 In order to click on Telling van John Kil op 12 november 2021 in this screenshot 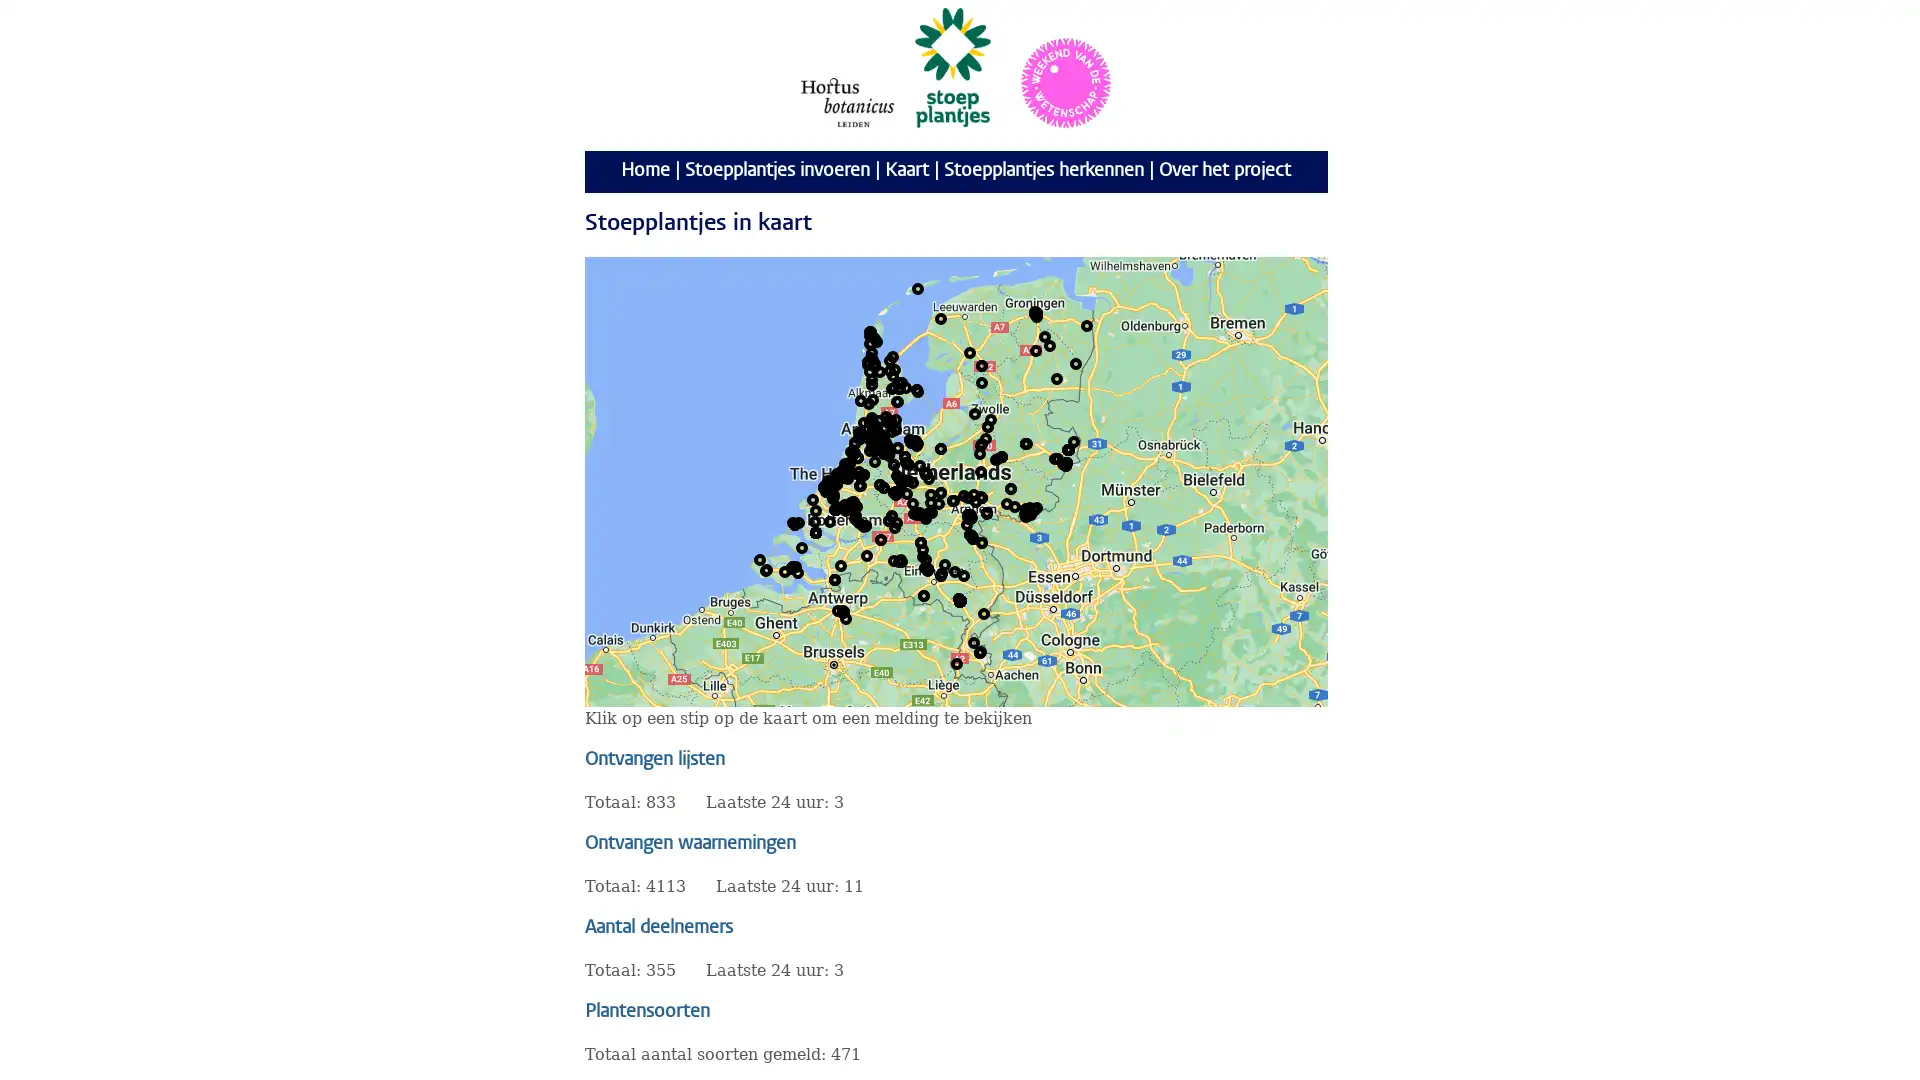, I will do `click(835, 578)`.